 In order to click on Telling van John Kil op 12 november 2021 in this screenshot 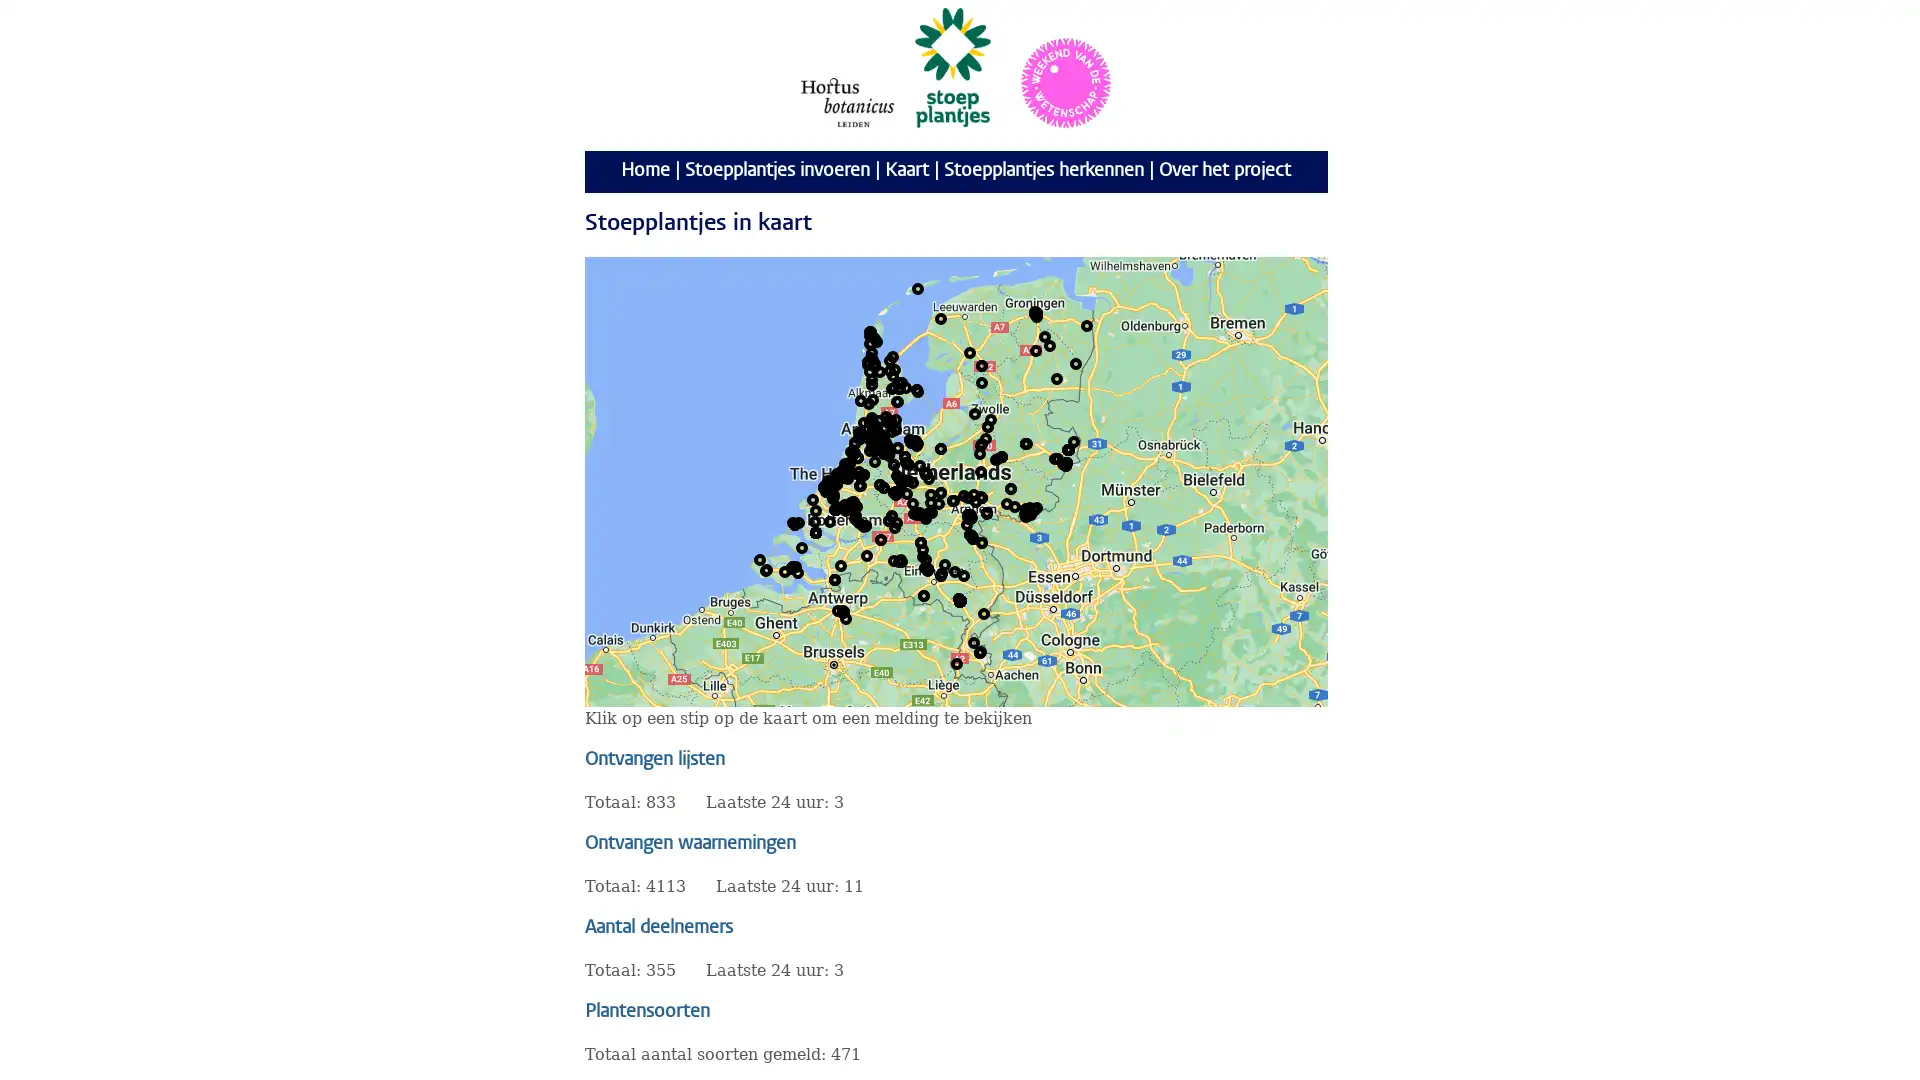, I will do `click(835, 578)`.